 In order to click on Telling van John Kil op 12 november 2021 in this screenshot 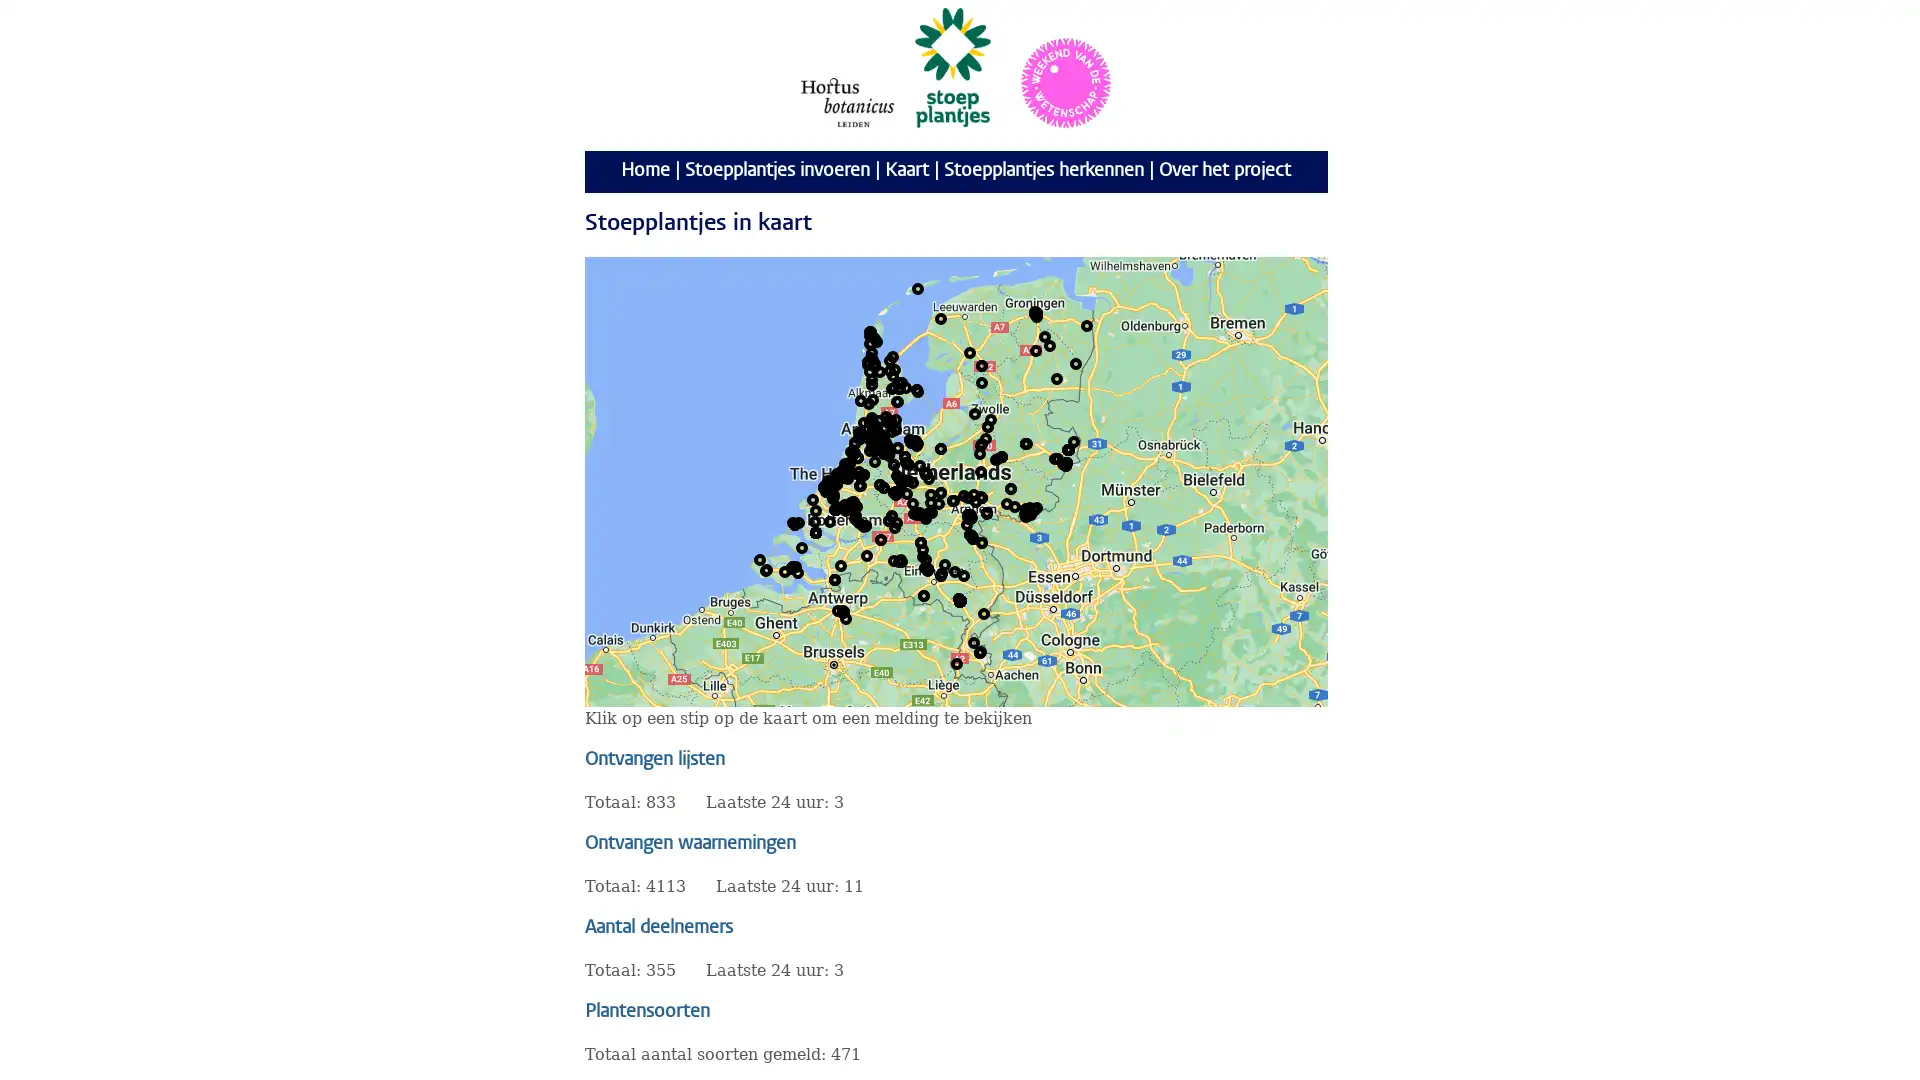, I will do `click(835, 578)`.